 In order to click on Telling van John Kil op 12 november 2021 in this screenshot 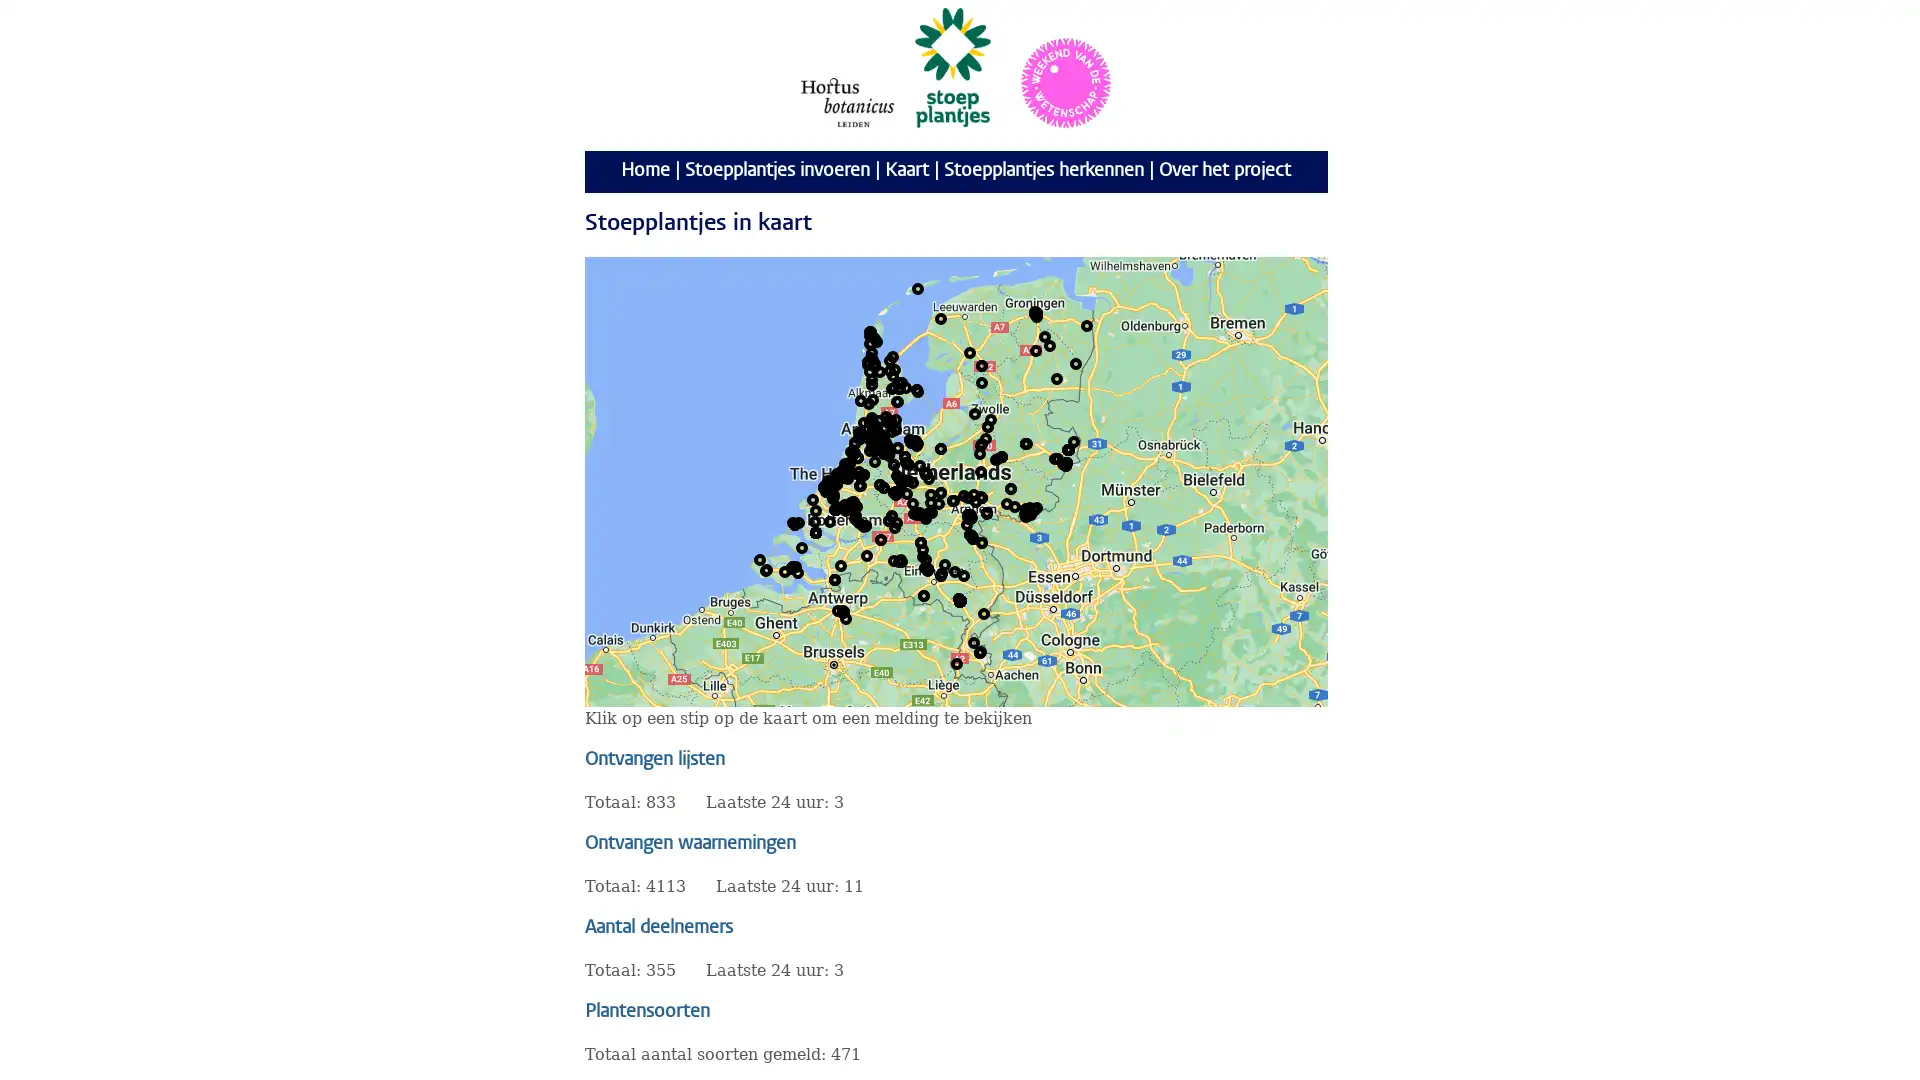, I will do `click(835, 578)`.